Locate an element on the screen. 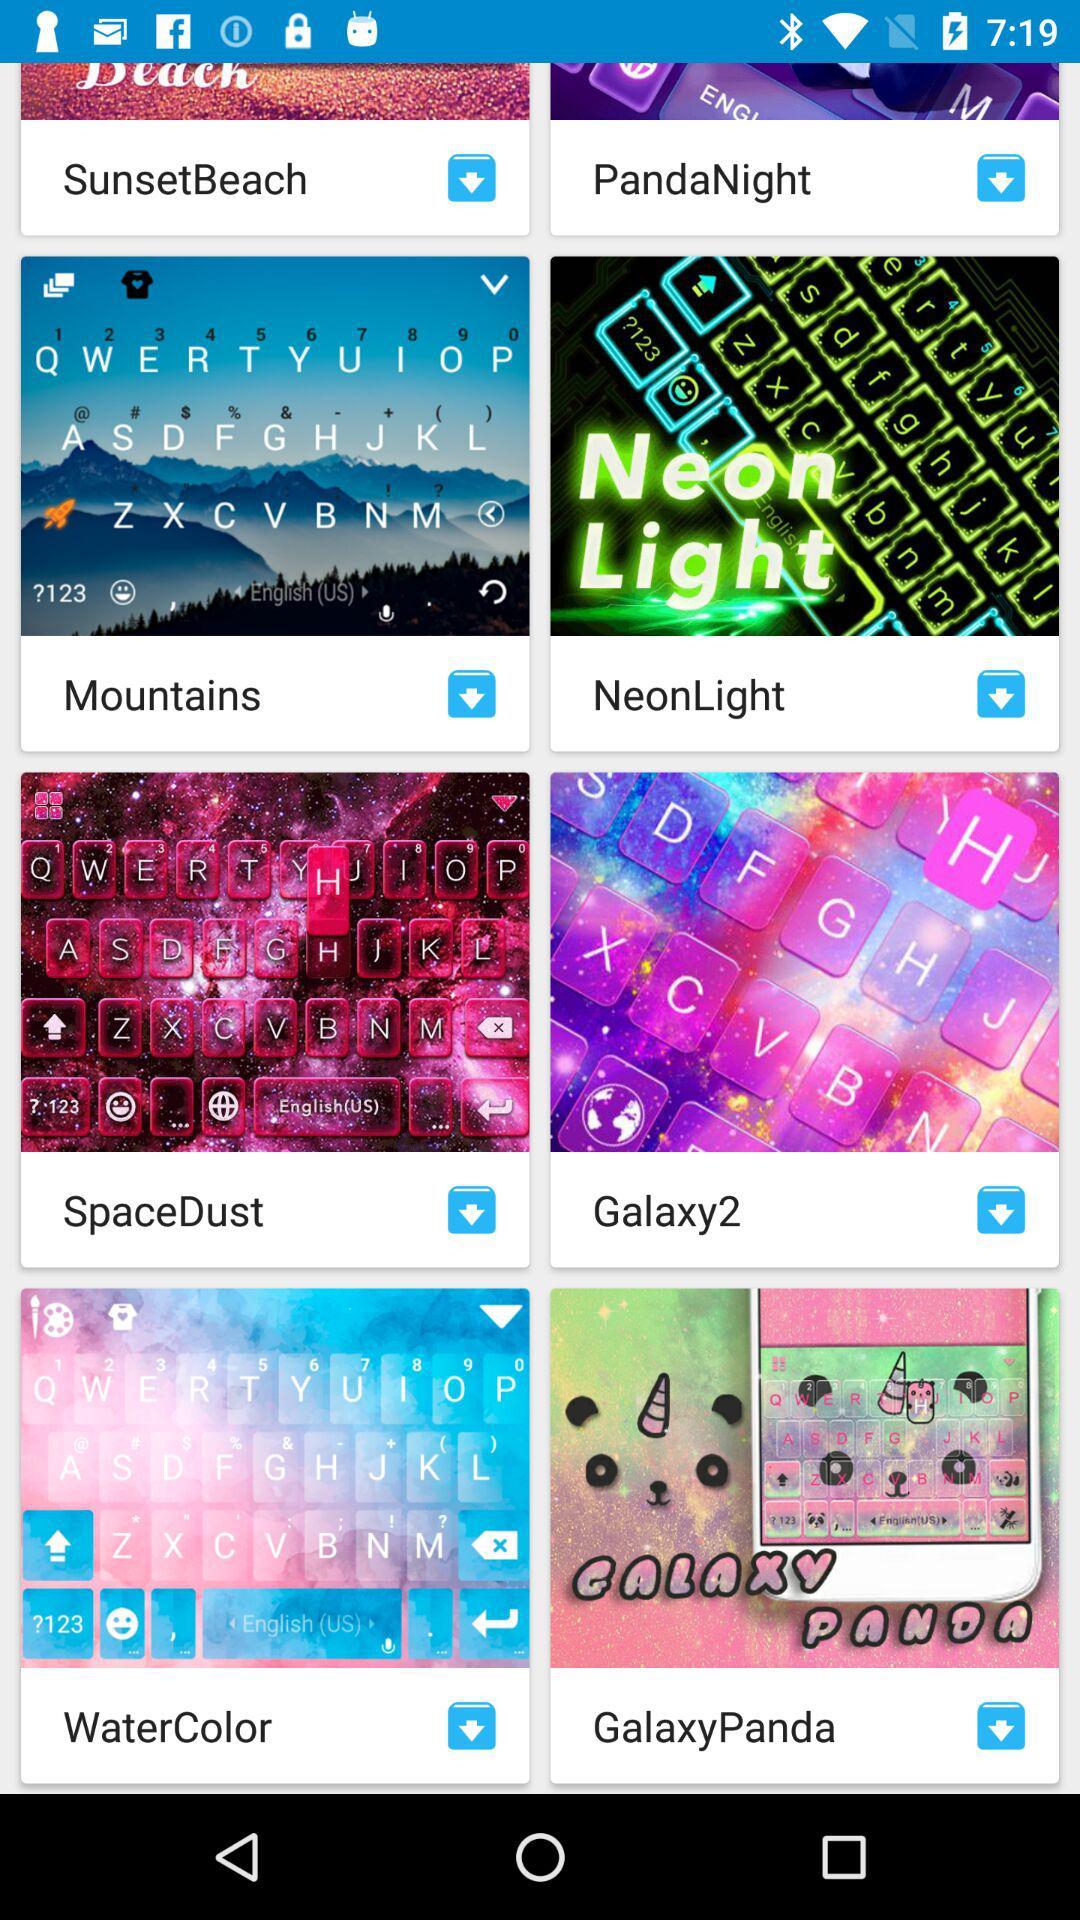  download element is located at coordinates (471, 693).